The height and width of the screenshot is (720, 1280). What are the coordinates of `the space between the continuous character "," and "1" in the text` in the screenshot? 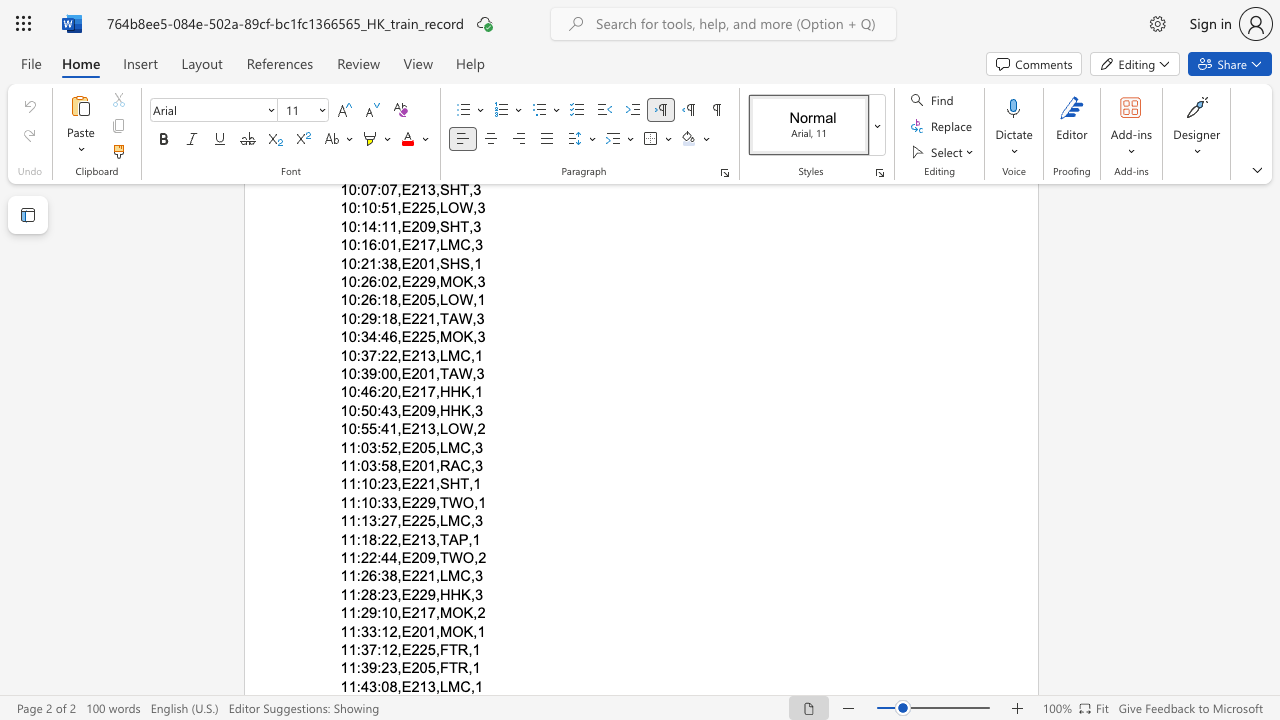 It's located at (475, 685).